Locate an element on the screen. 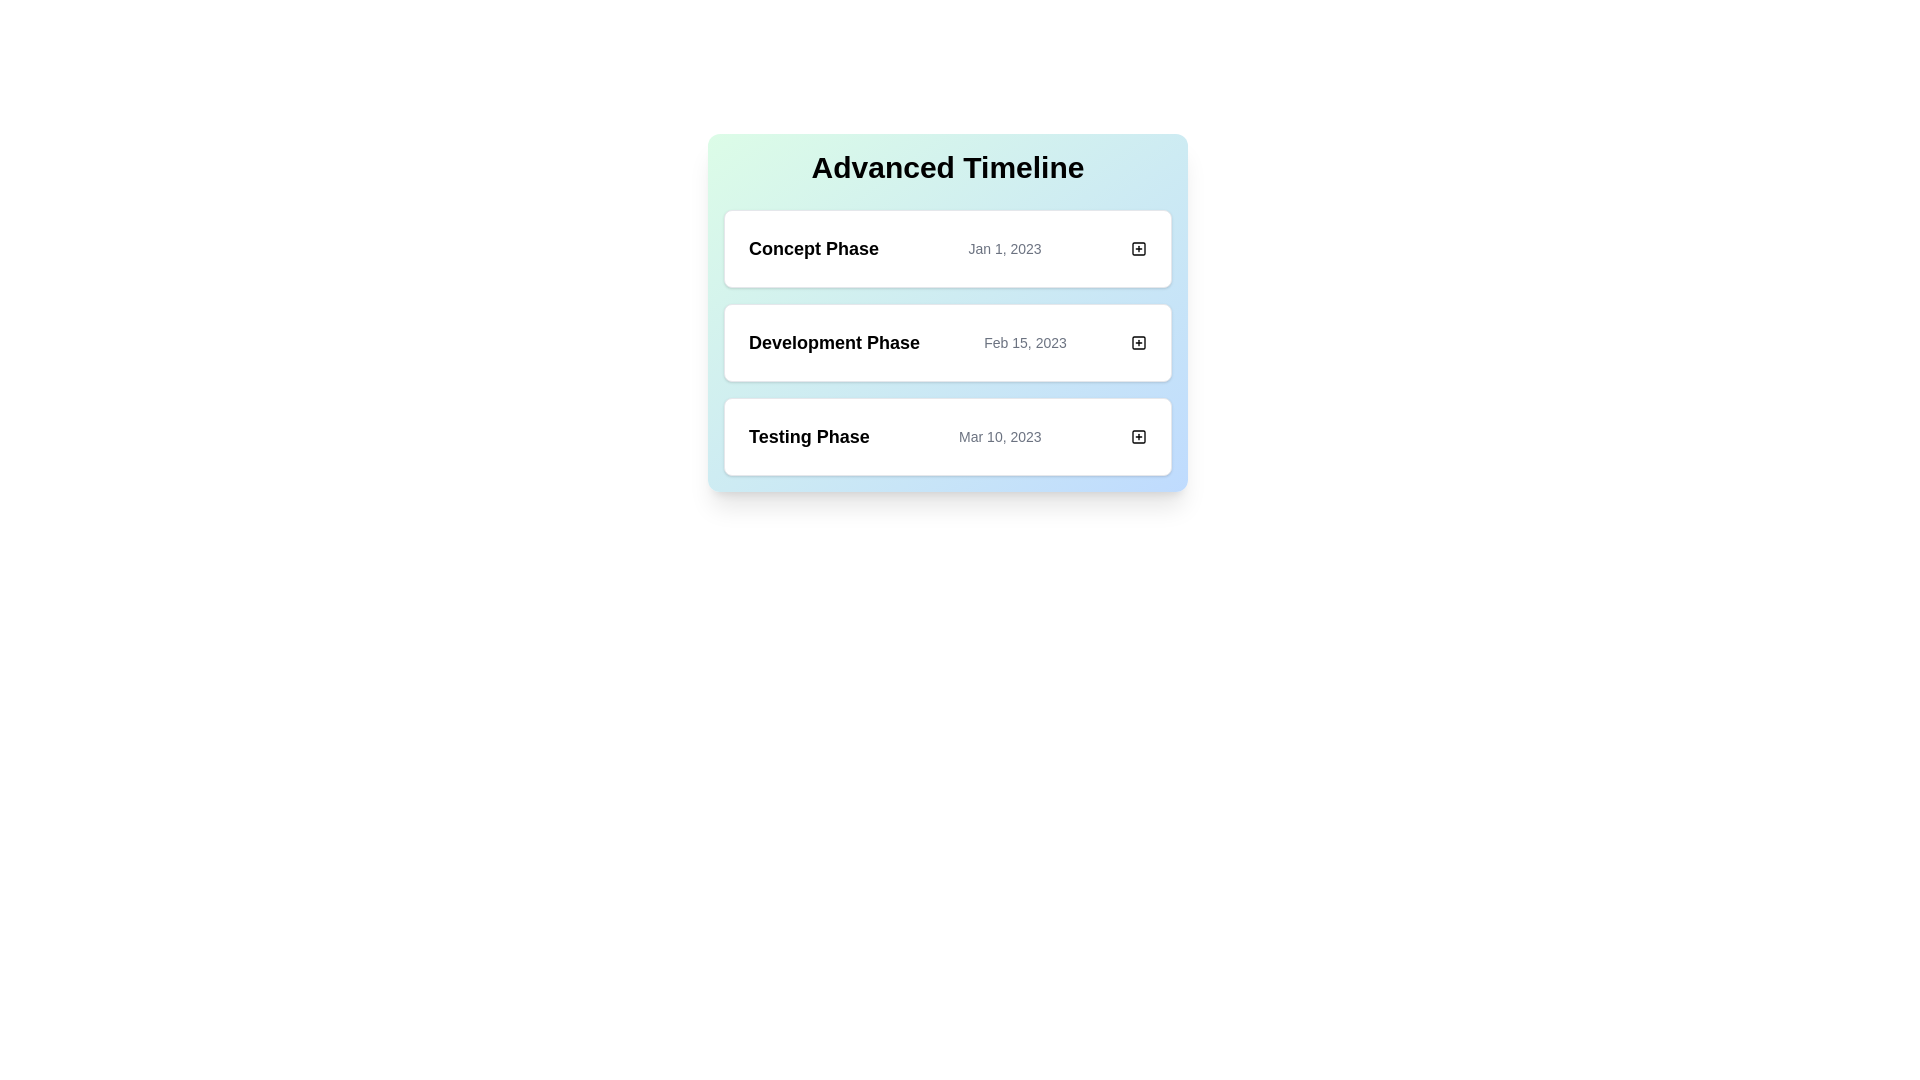 The width and height of the screenshot is (1920, 1080). the small icon with a square outline and a plus sign at its center, located next to the 'Jan 1, 2023' text under the 'Concept Phase' heading is located at coordinates (1138, 248).